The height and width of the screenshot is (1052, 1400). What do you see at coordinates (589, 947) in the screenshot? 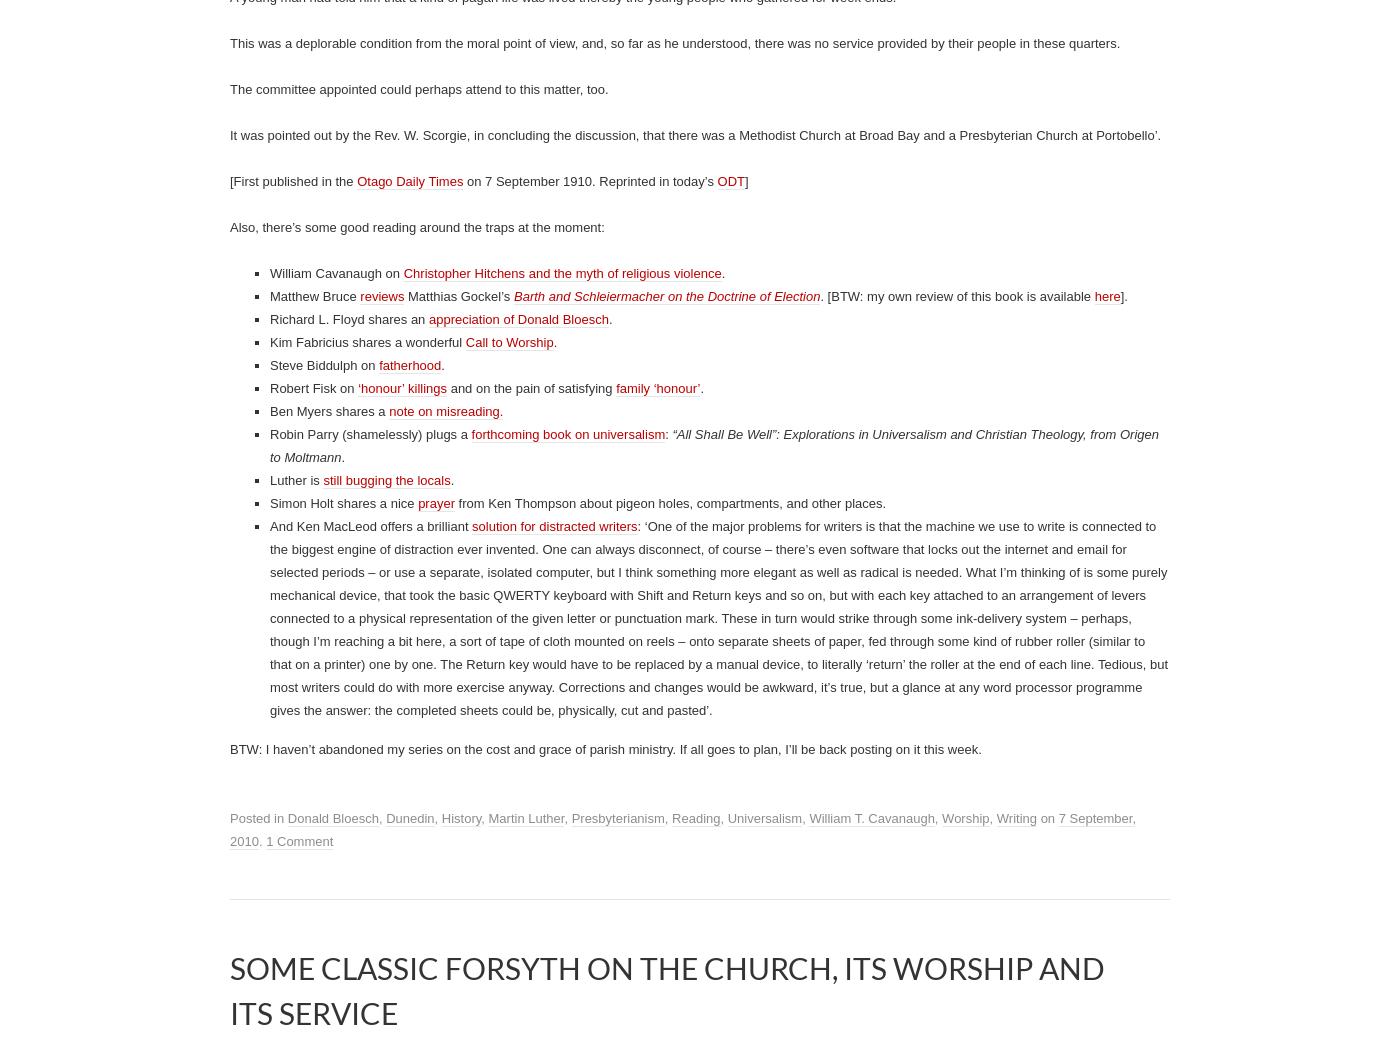
I see `'on 7 September 1910. Reprinted in today’s'` at bounding box center [589, 947].